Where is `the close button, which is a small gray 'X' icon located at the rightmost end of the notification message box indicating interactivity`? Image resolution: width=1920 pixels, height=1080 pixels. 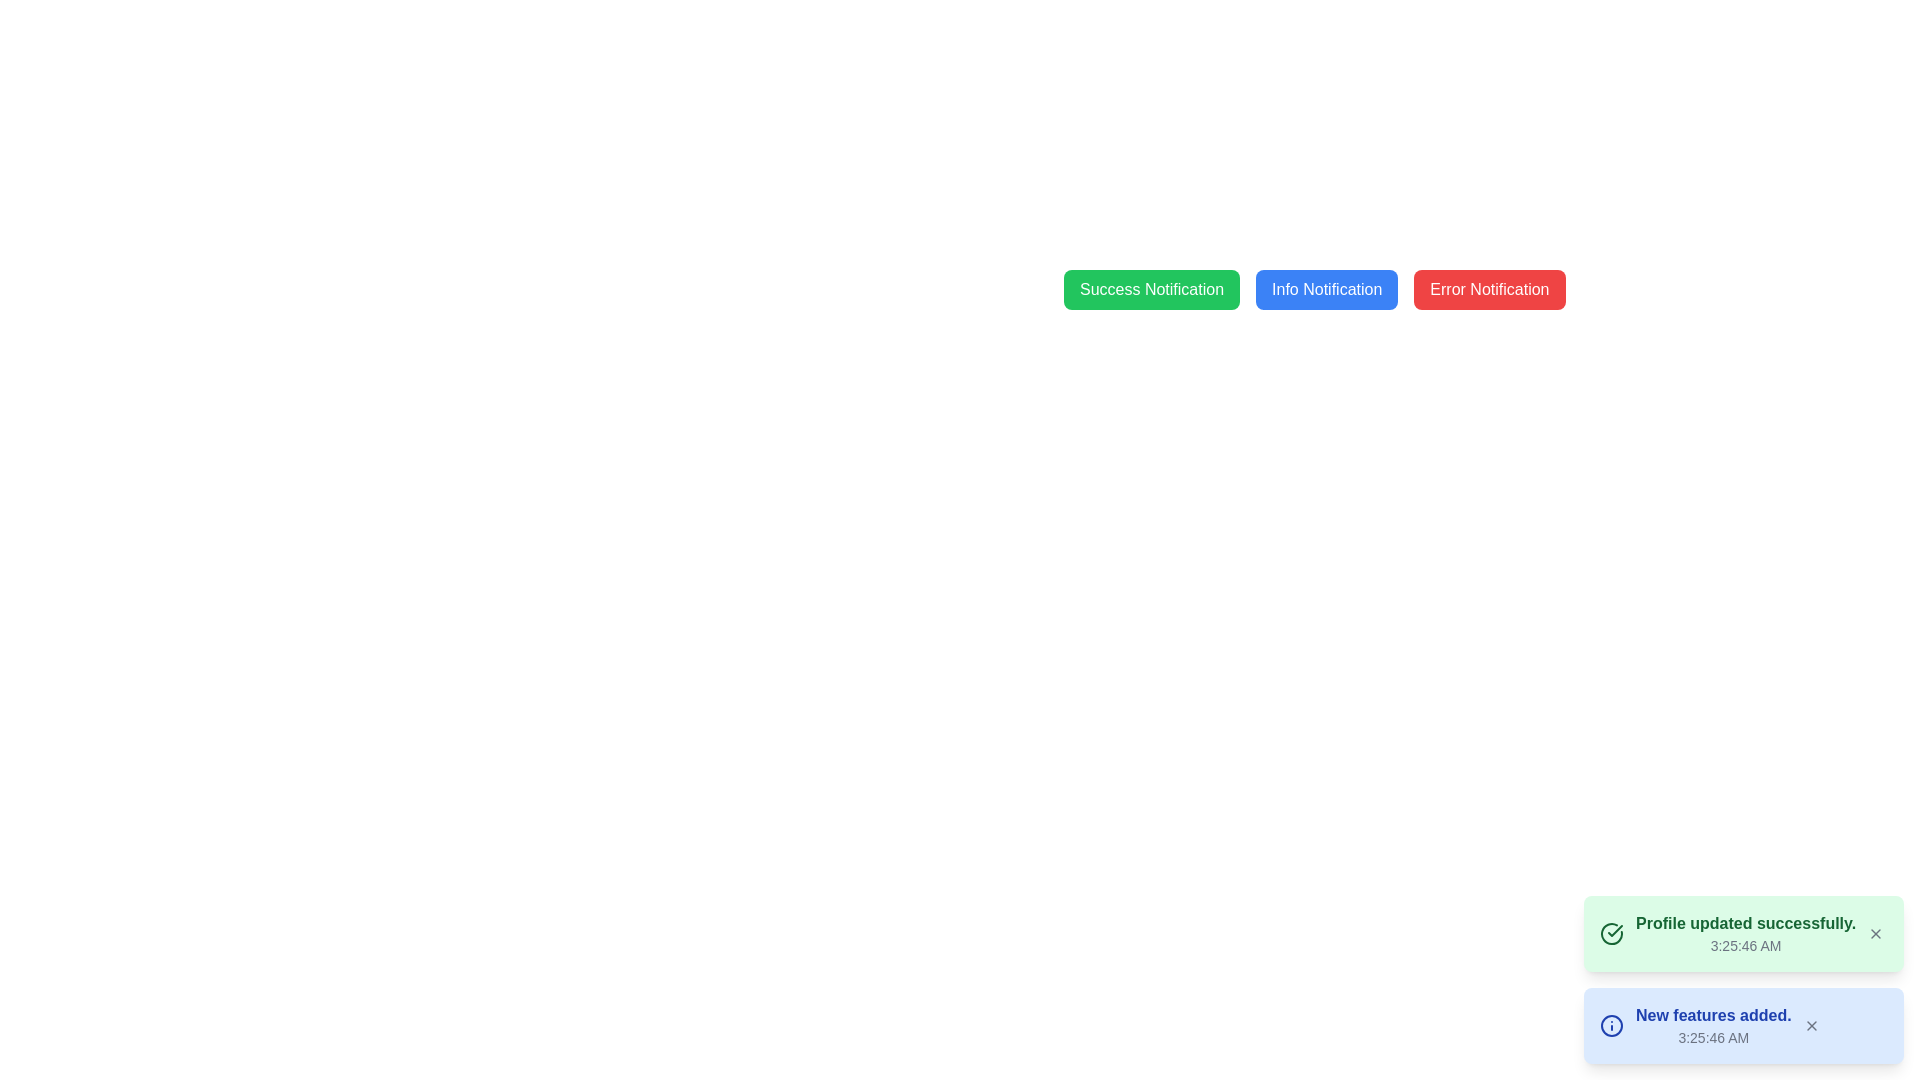 the close button, which is a small gray 'X' icon located at the rightmost end of the notification message box indicating interactivity is located at coordinates (1875, 933).